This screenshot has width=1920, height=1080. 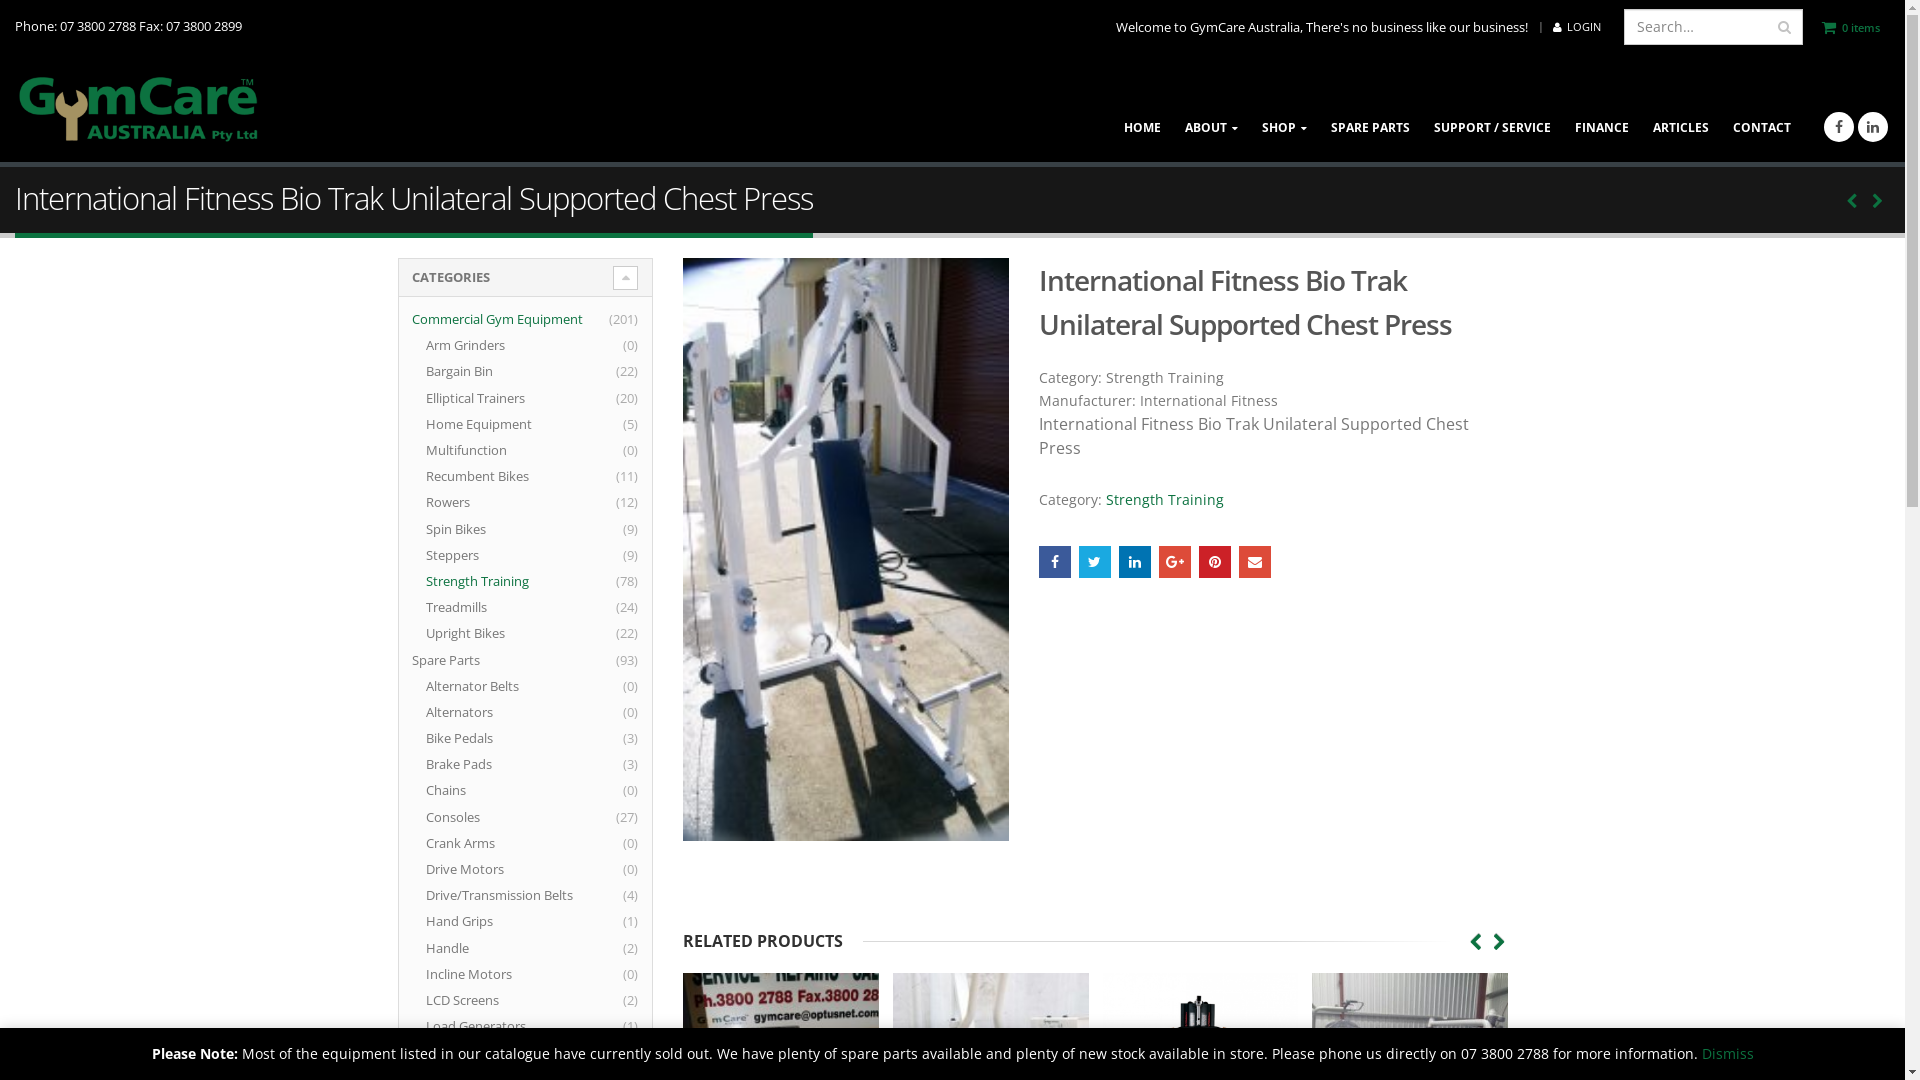 I want to click on 'Arm Grinders', so click(x=477, y=343).